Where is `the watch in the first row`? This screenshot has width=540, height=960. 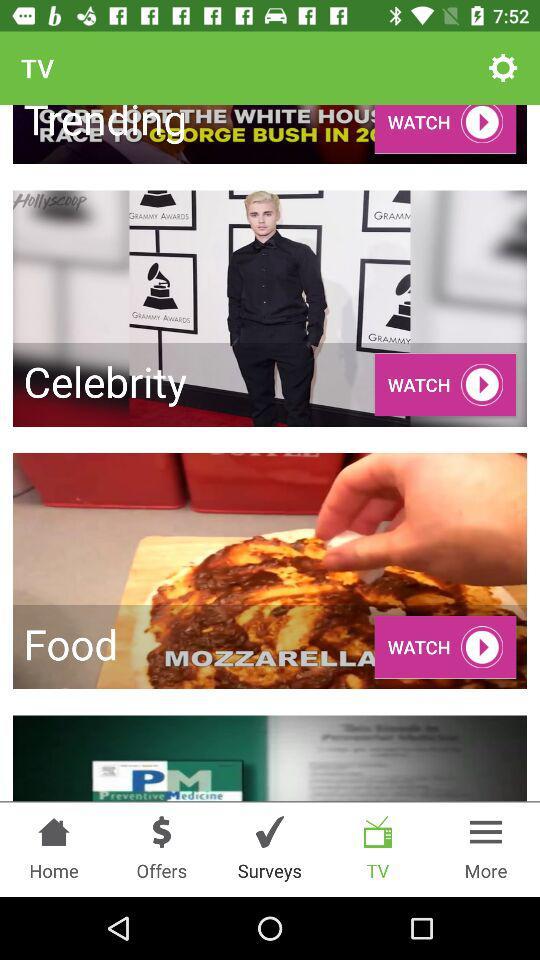
the watch in the first row is located at coordinates (445, 128).